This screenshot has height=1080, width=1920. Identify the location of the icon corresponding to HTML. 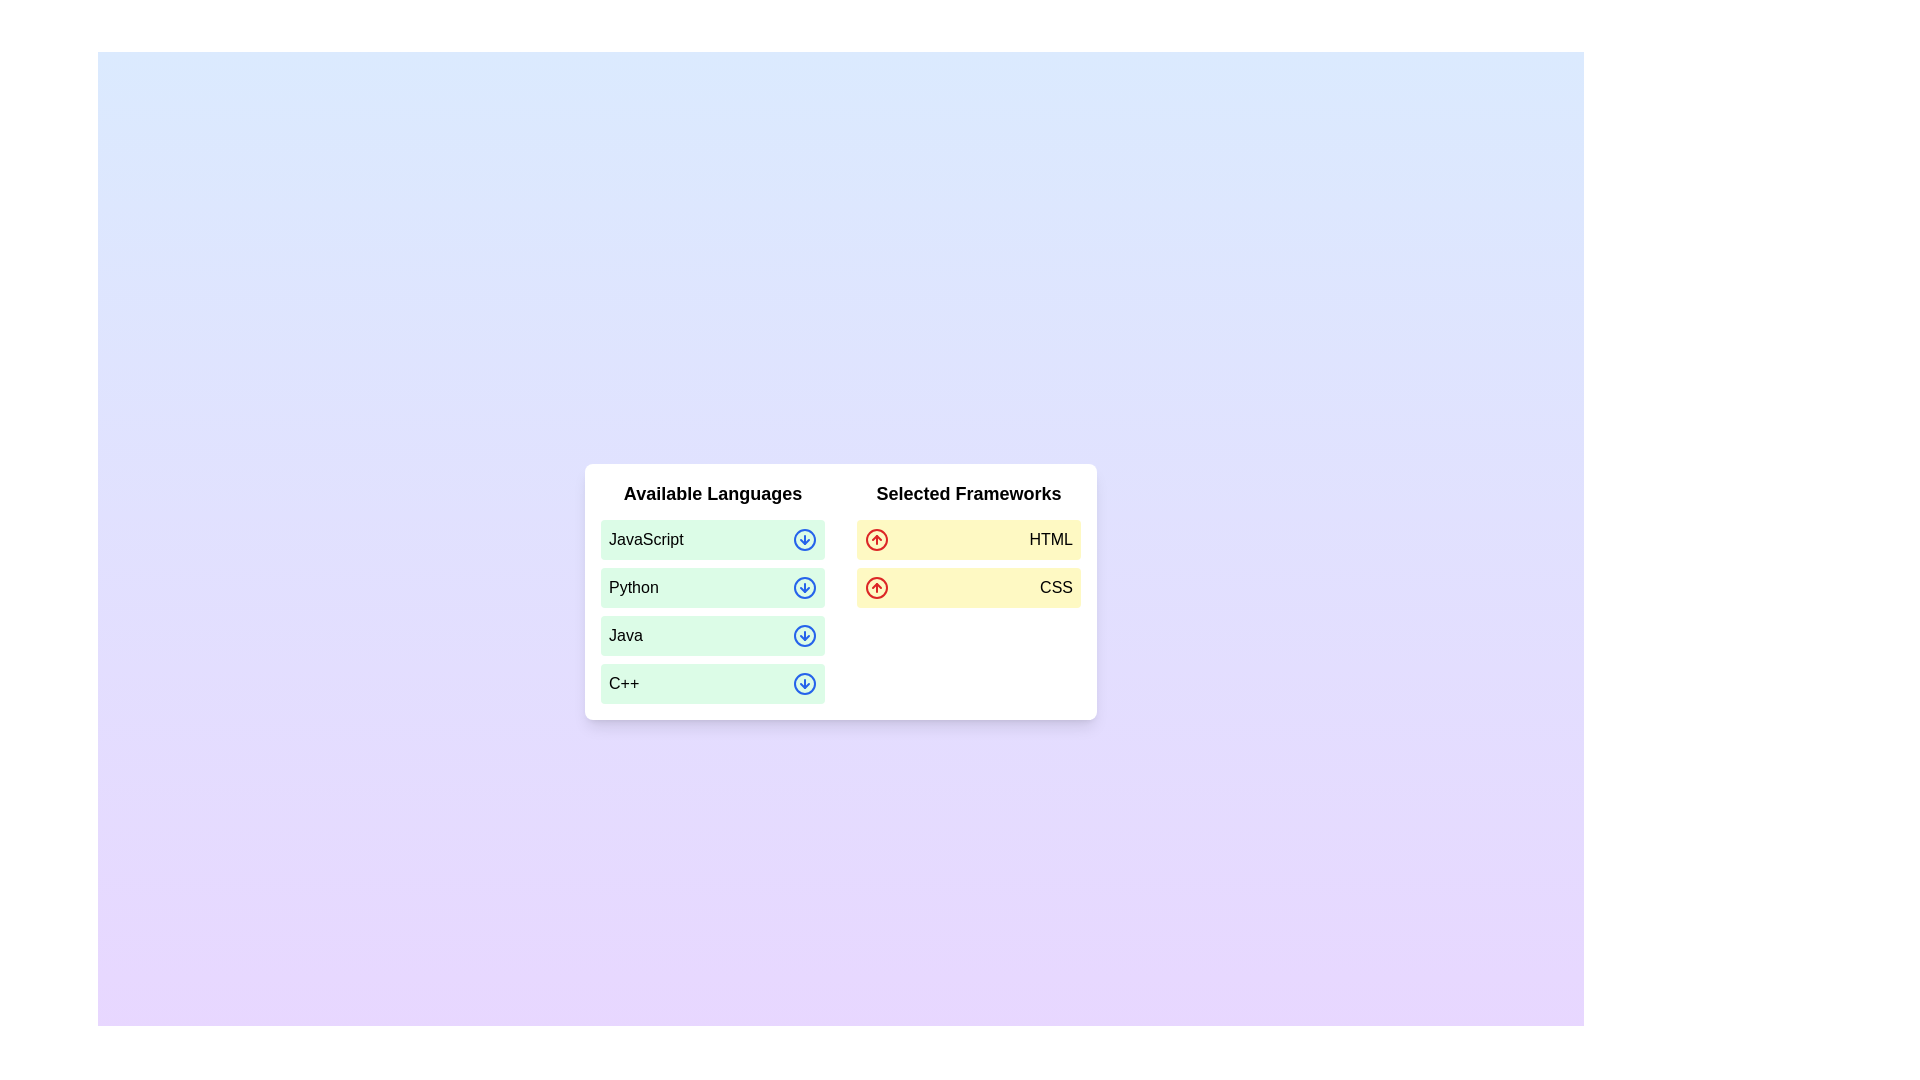
(877, 540).